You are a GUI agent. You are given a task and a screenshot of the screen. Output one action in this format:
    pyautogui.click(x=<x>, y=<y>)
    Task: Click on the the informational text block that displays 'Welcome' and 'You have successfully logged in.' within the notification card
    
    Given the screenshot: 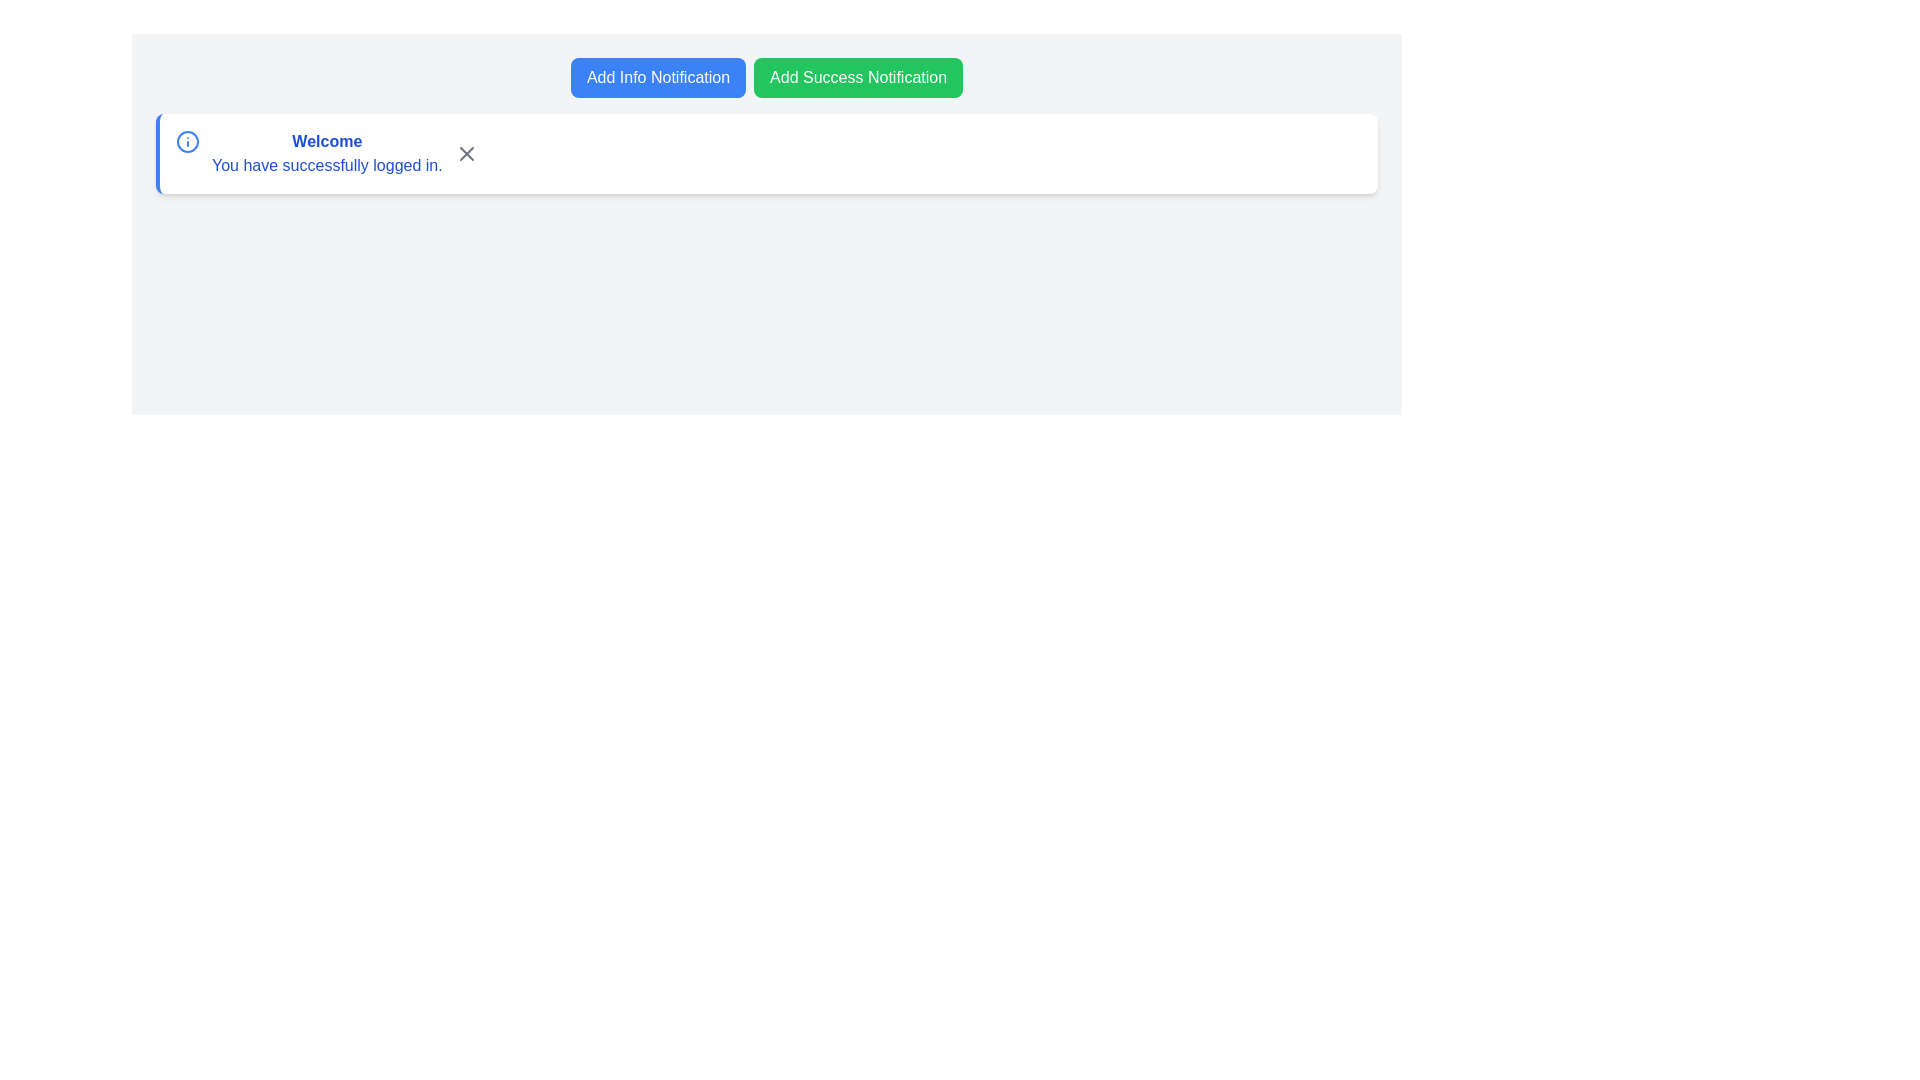 What is the action you would take?
    pyautogui.click(x=327, y=153)
    